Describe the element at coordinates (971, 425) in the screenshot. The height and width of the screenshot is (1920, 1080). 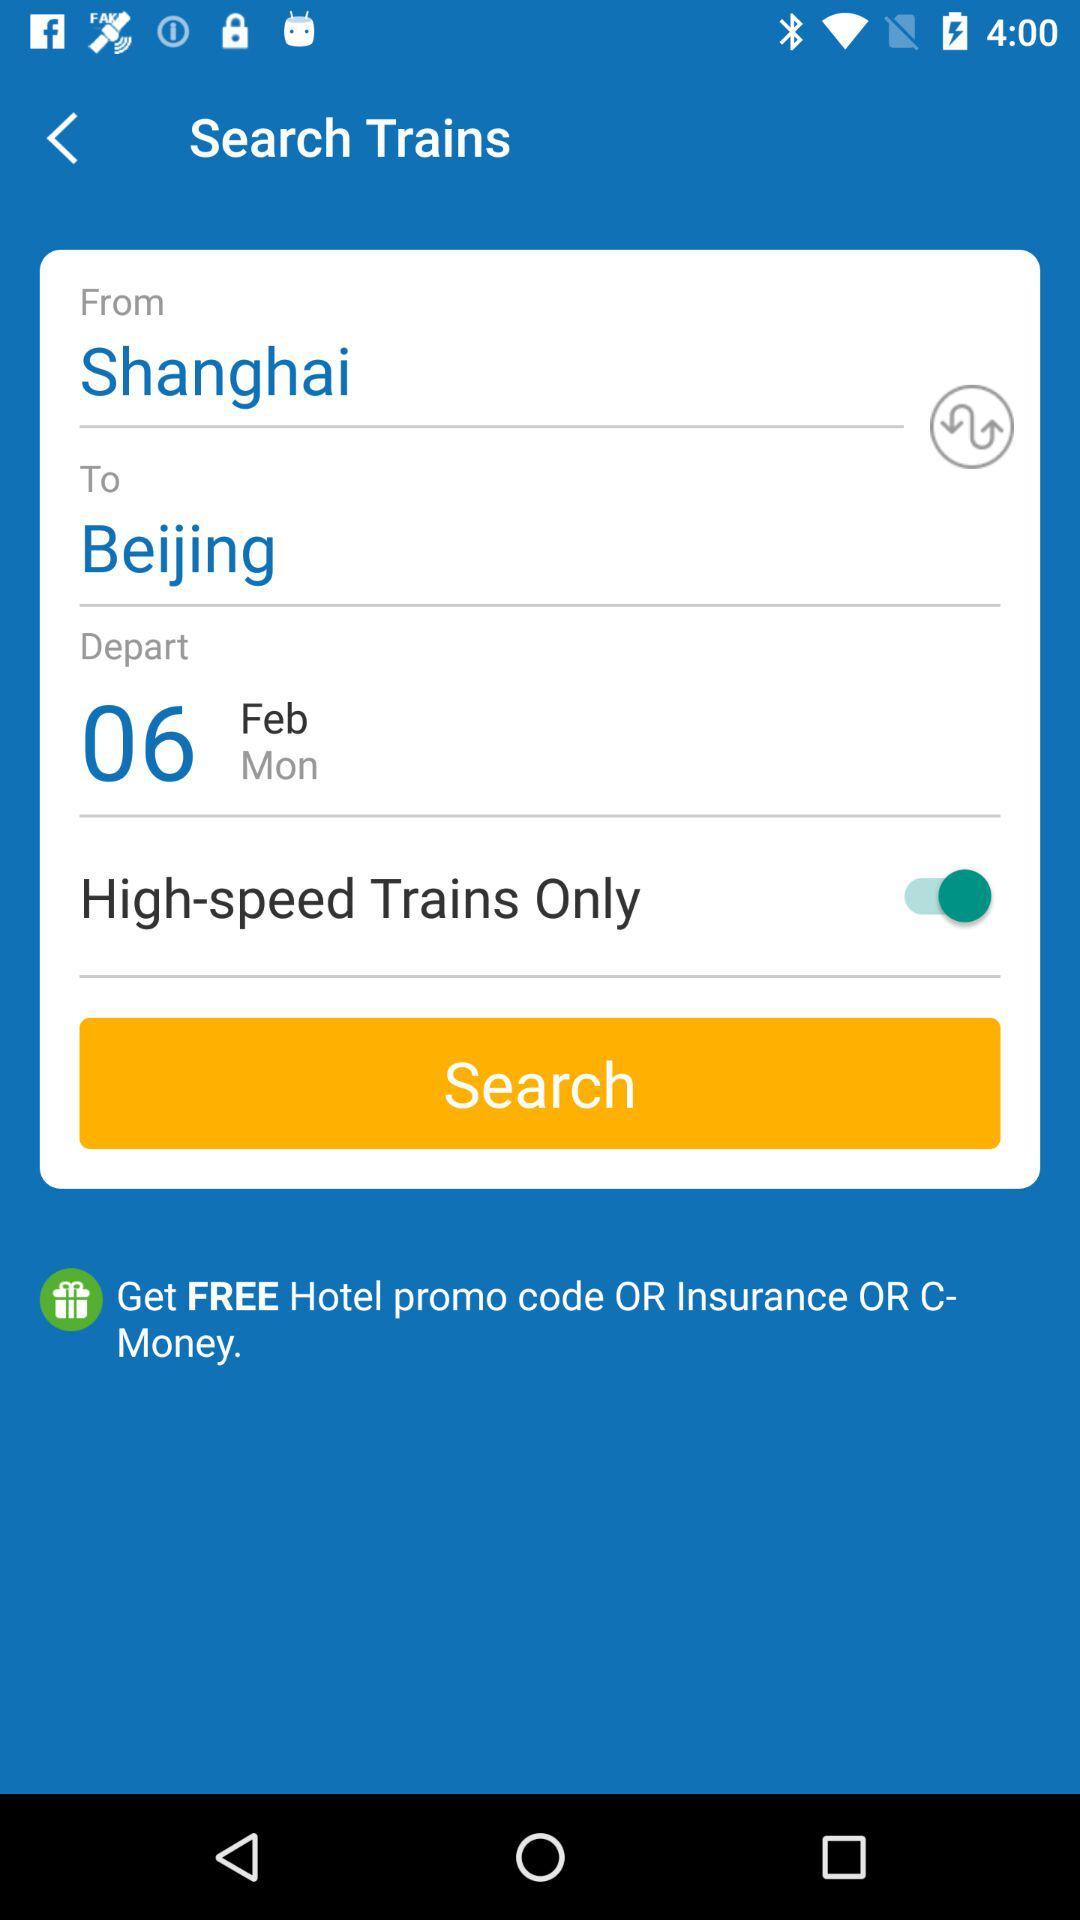
I see `the icon at the top right corner` at that location.